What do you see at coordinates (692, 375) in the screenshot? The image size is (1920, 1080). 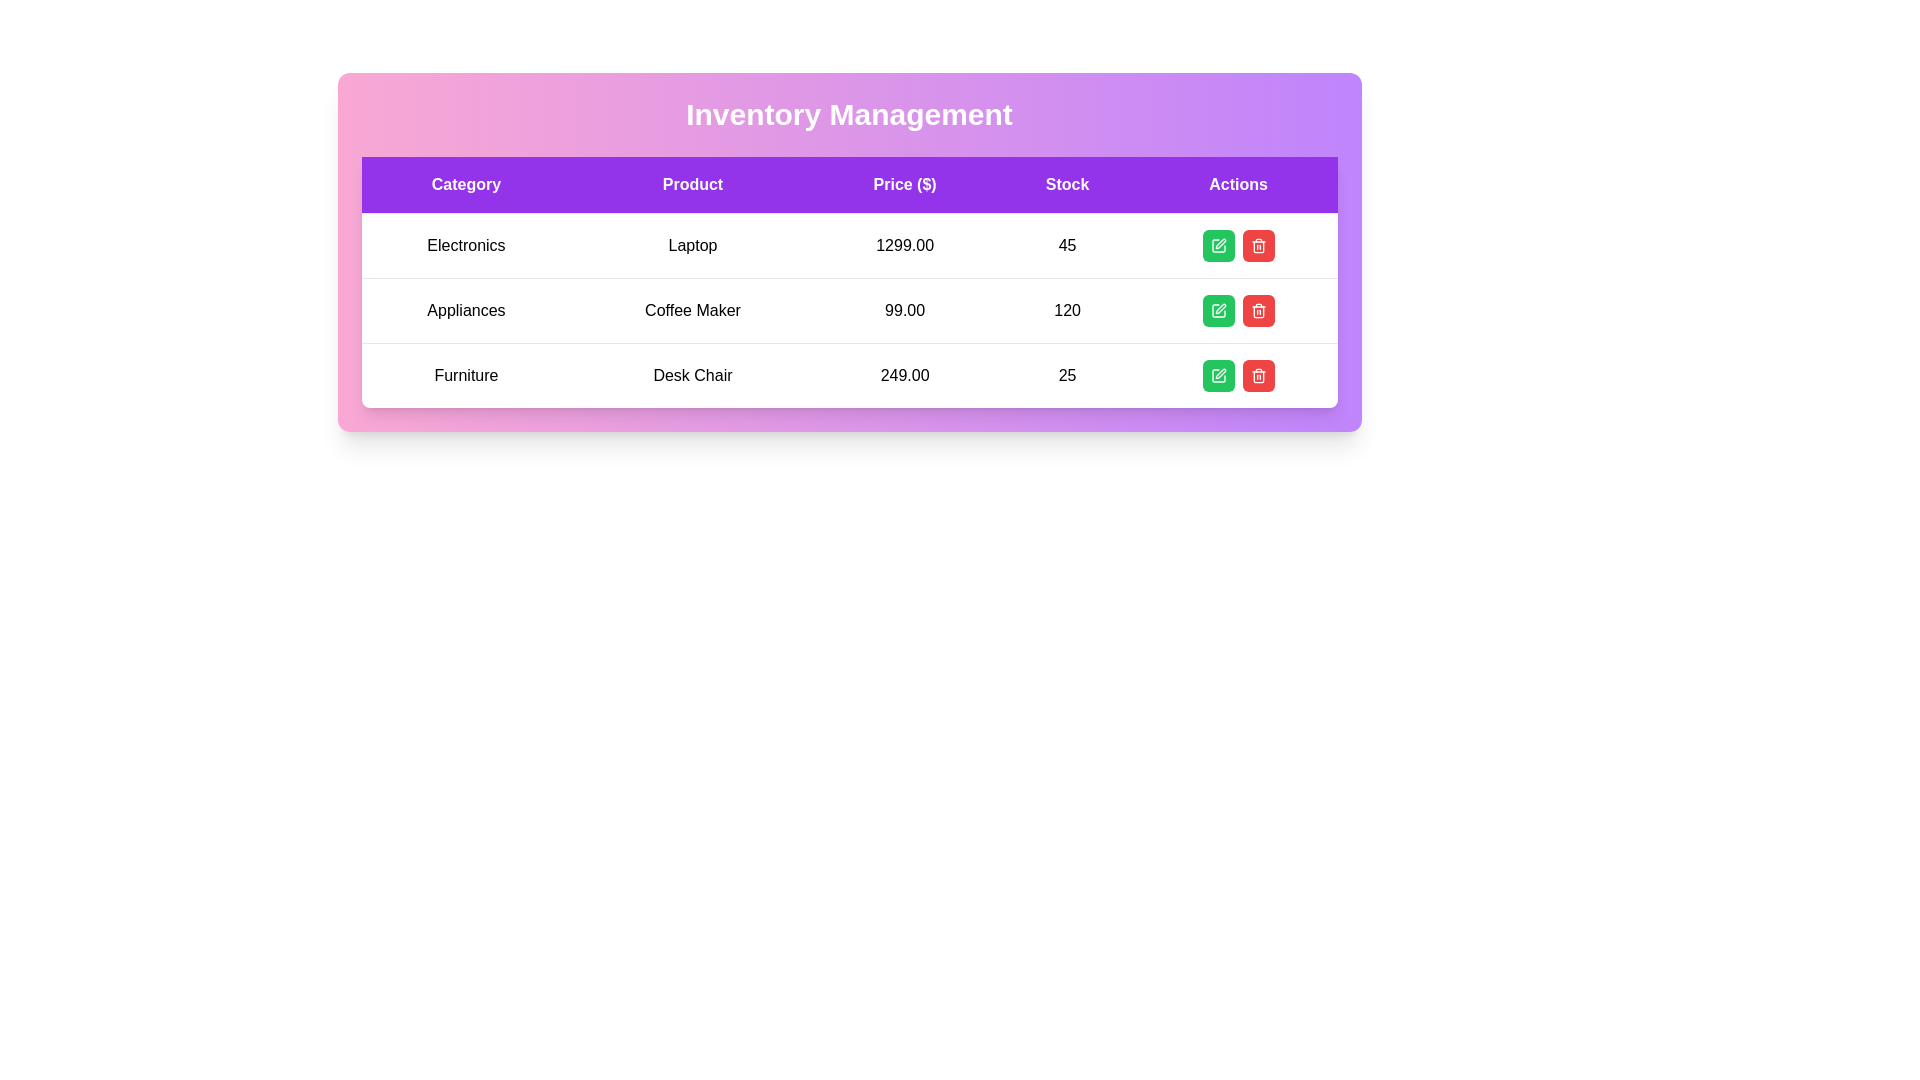 I see `the 'Desk Chair' text display field in the 'Furniture' row of the inventory table` at bounding box center [692, 375].